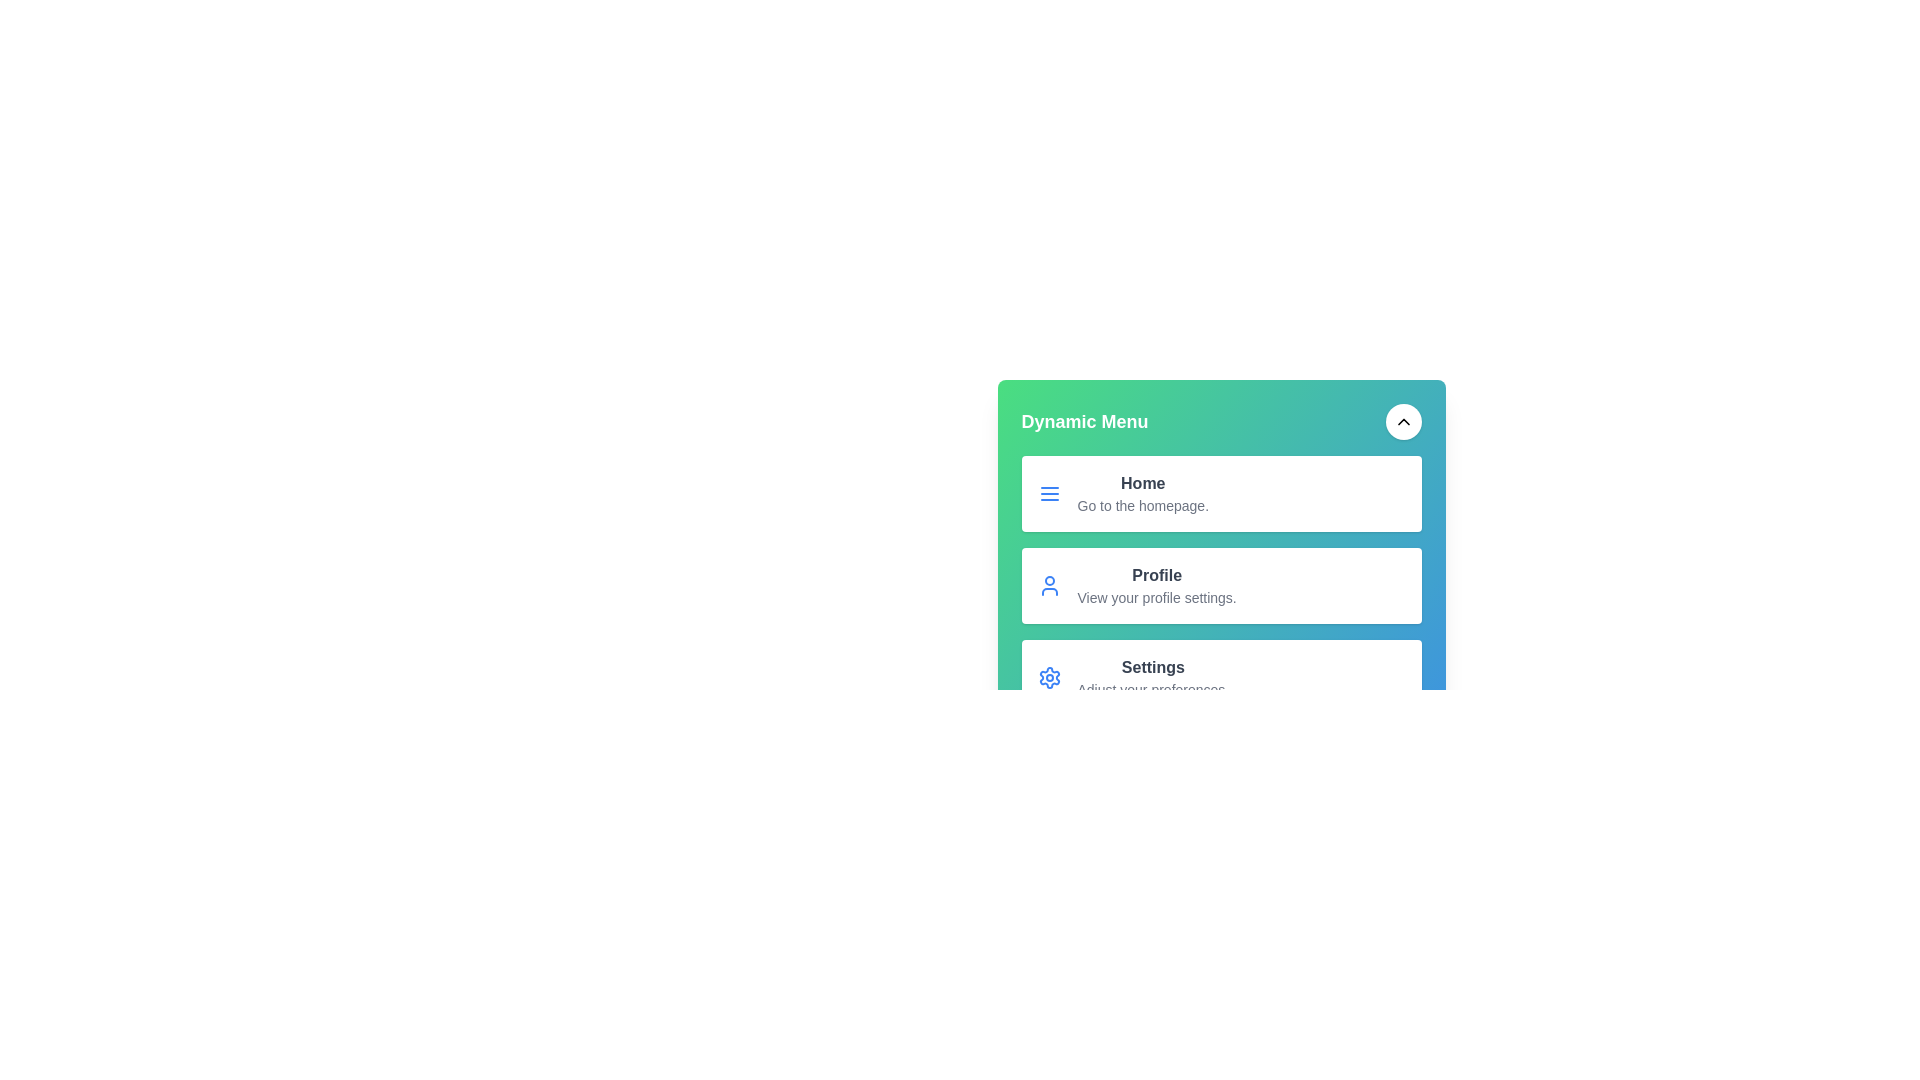 This screenshot has height=1080, width=1920. Describe the element at coordinates (1048, 677) in the screenshot. I see `the blue gear icon representing settings located in the top left corner of the 'Settings' section box` at that location.